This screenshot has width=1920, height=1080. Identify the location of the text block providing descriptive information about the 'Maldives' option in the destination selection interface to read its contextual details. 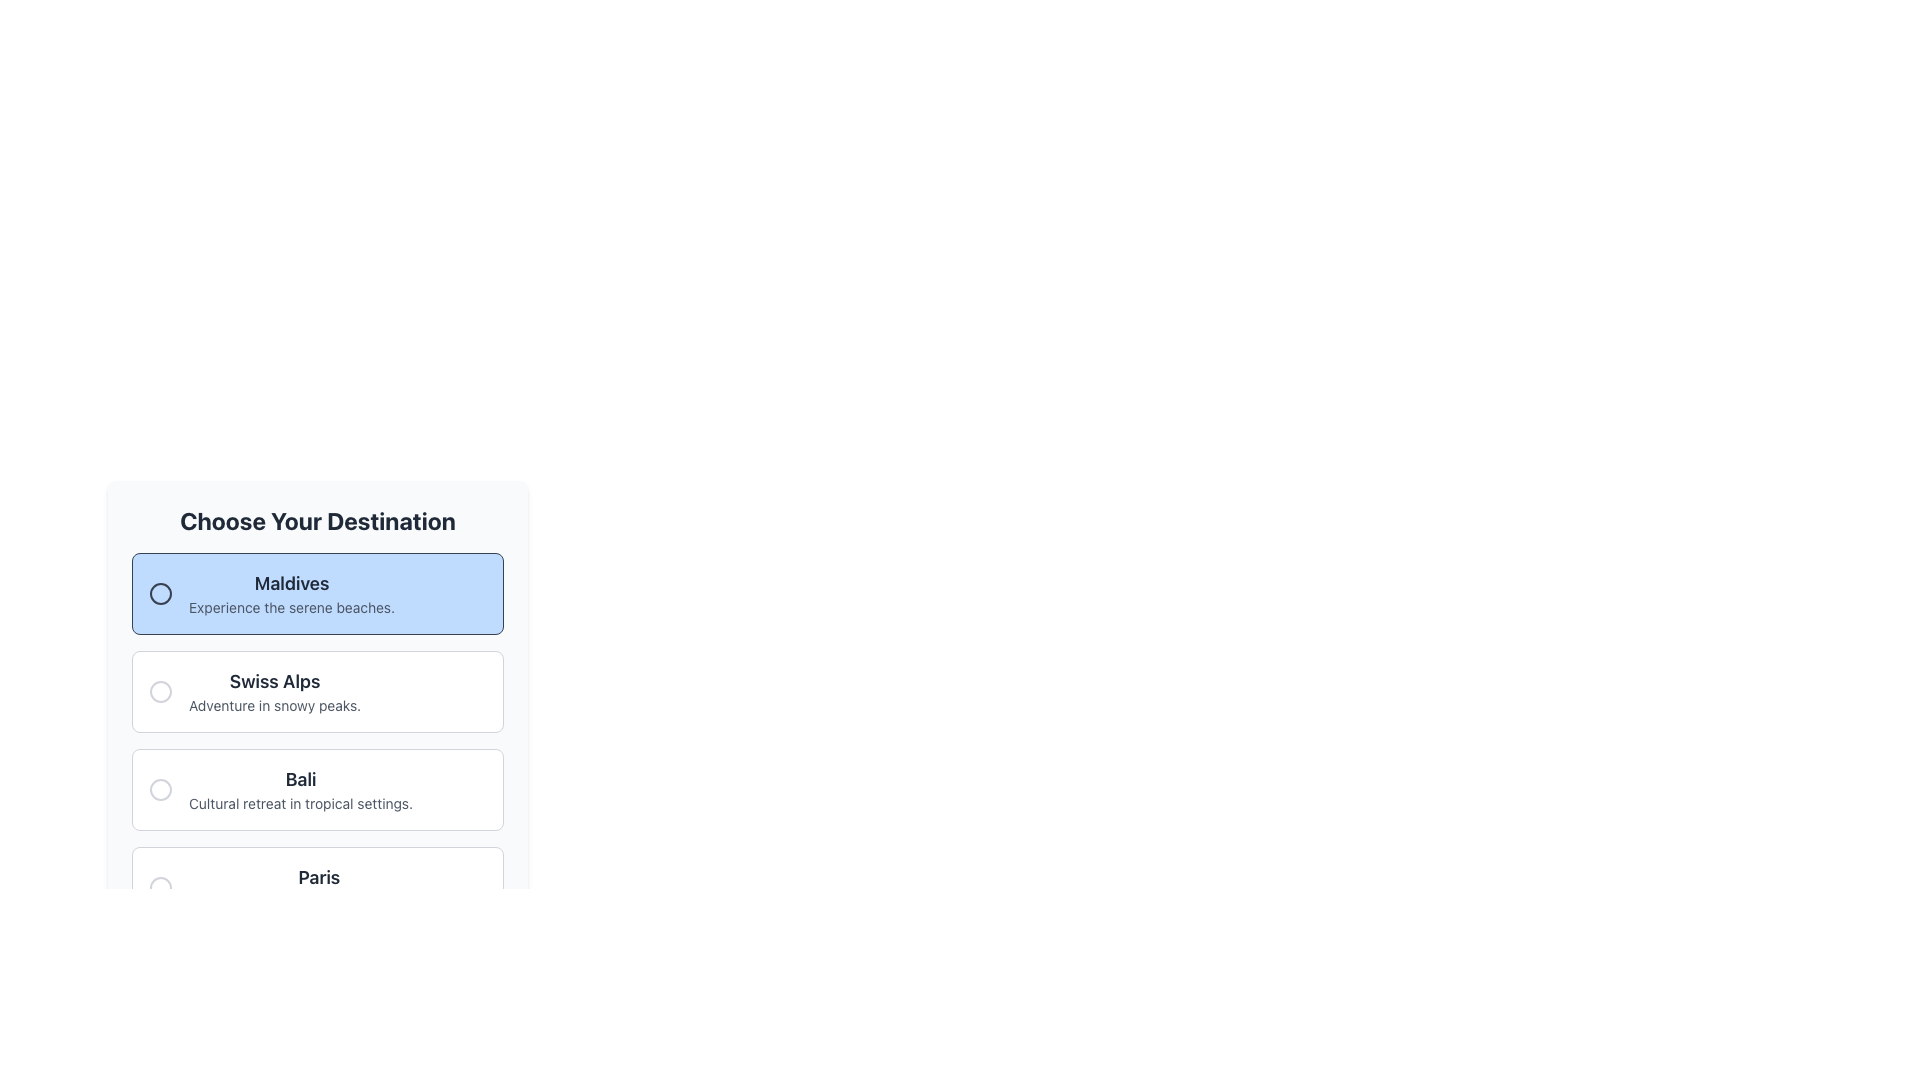
(291, 593).